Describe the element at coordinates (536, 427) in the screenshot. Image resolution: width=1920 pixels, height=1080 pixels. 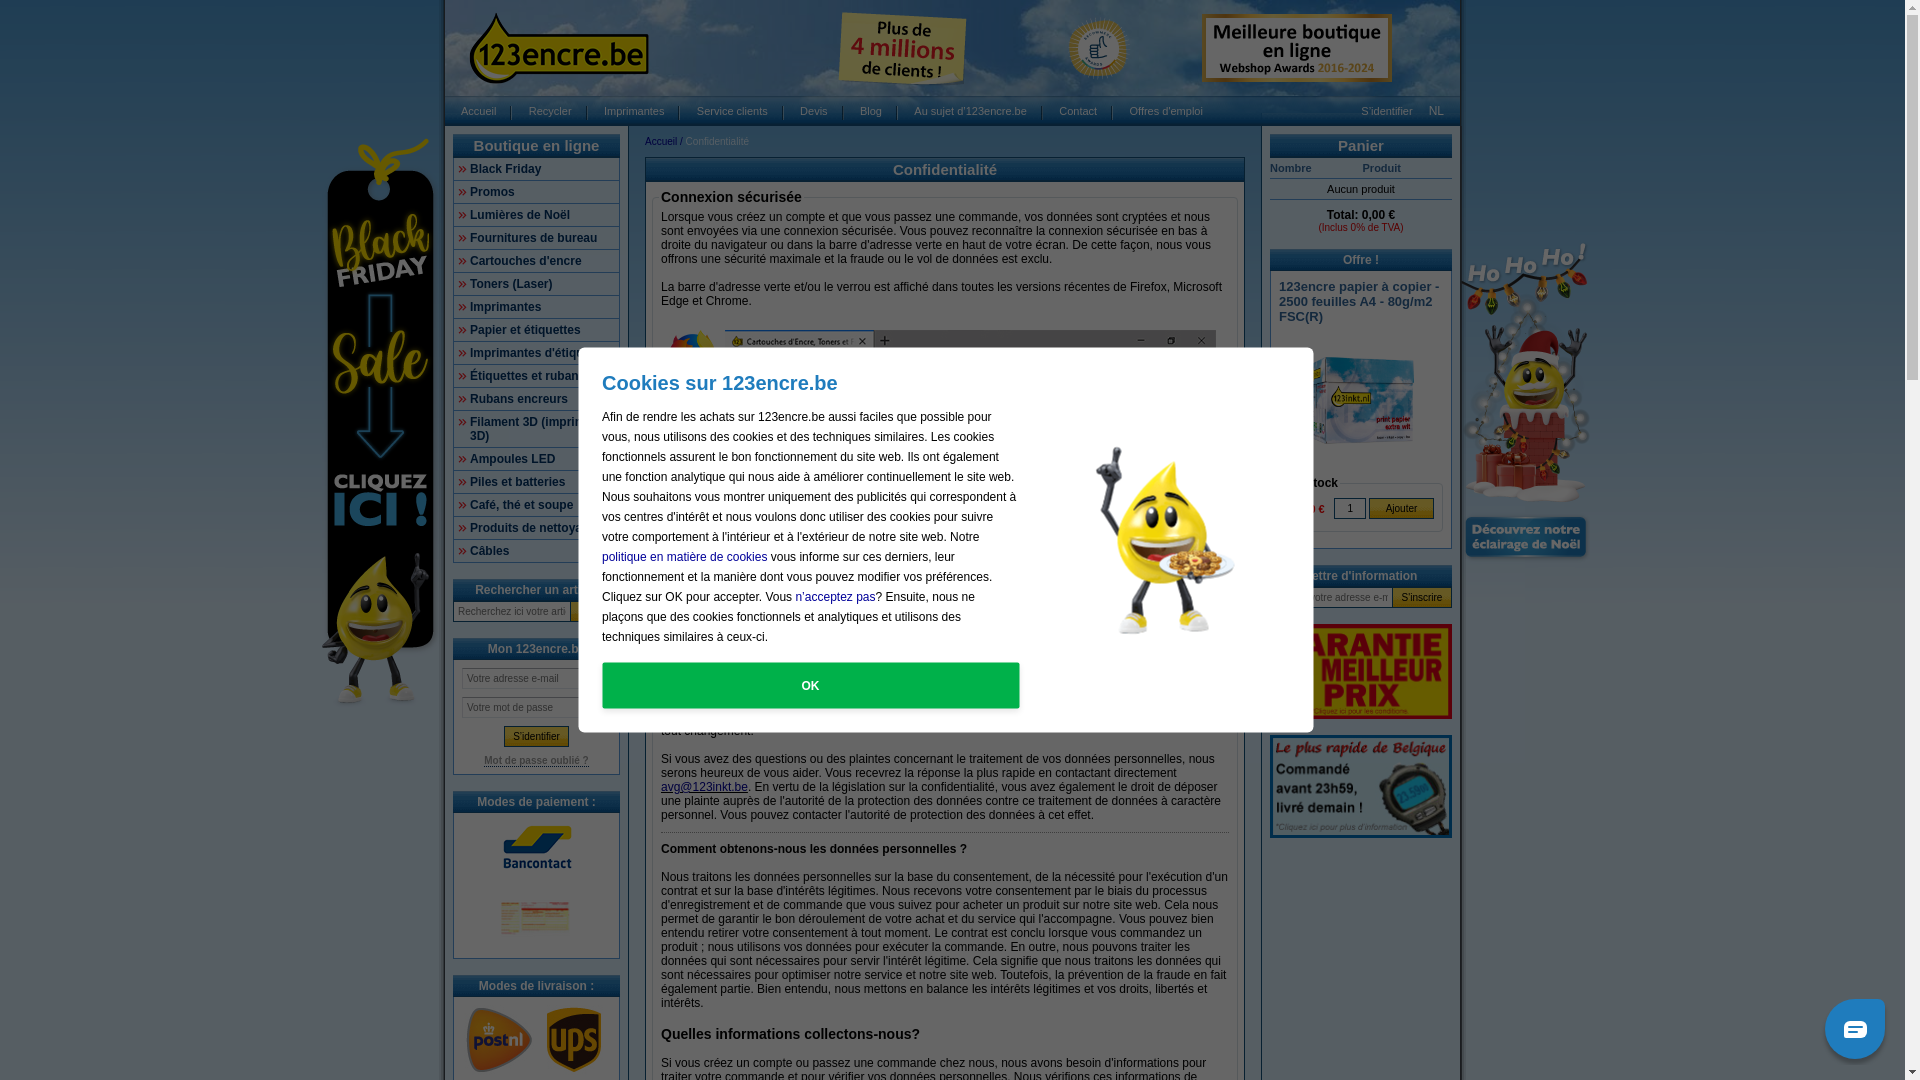
I see `'Filament 3D (imprimantes 3D)'` at that location.